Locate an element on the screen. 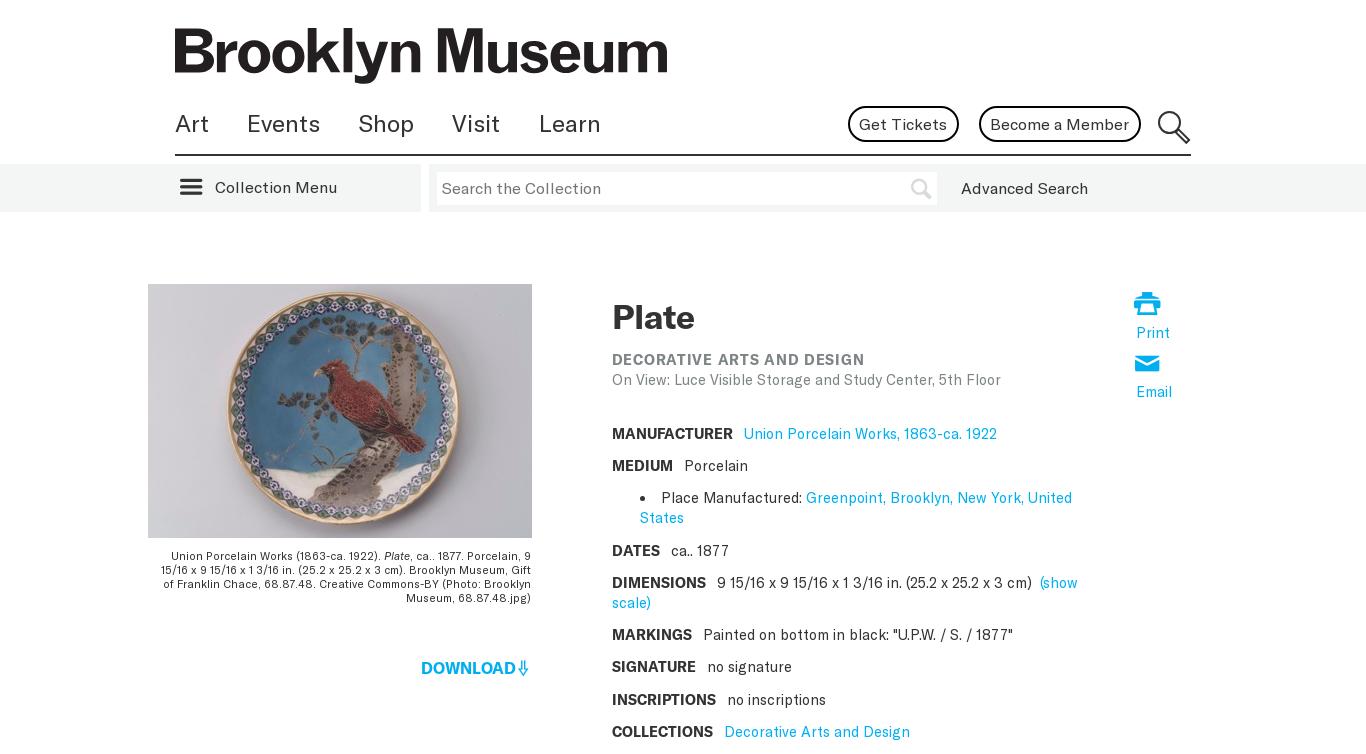  'DOWNLOAD' is located at coordinates (419, 665).